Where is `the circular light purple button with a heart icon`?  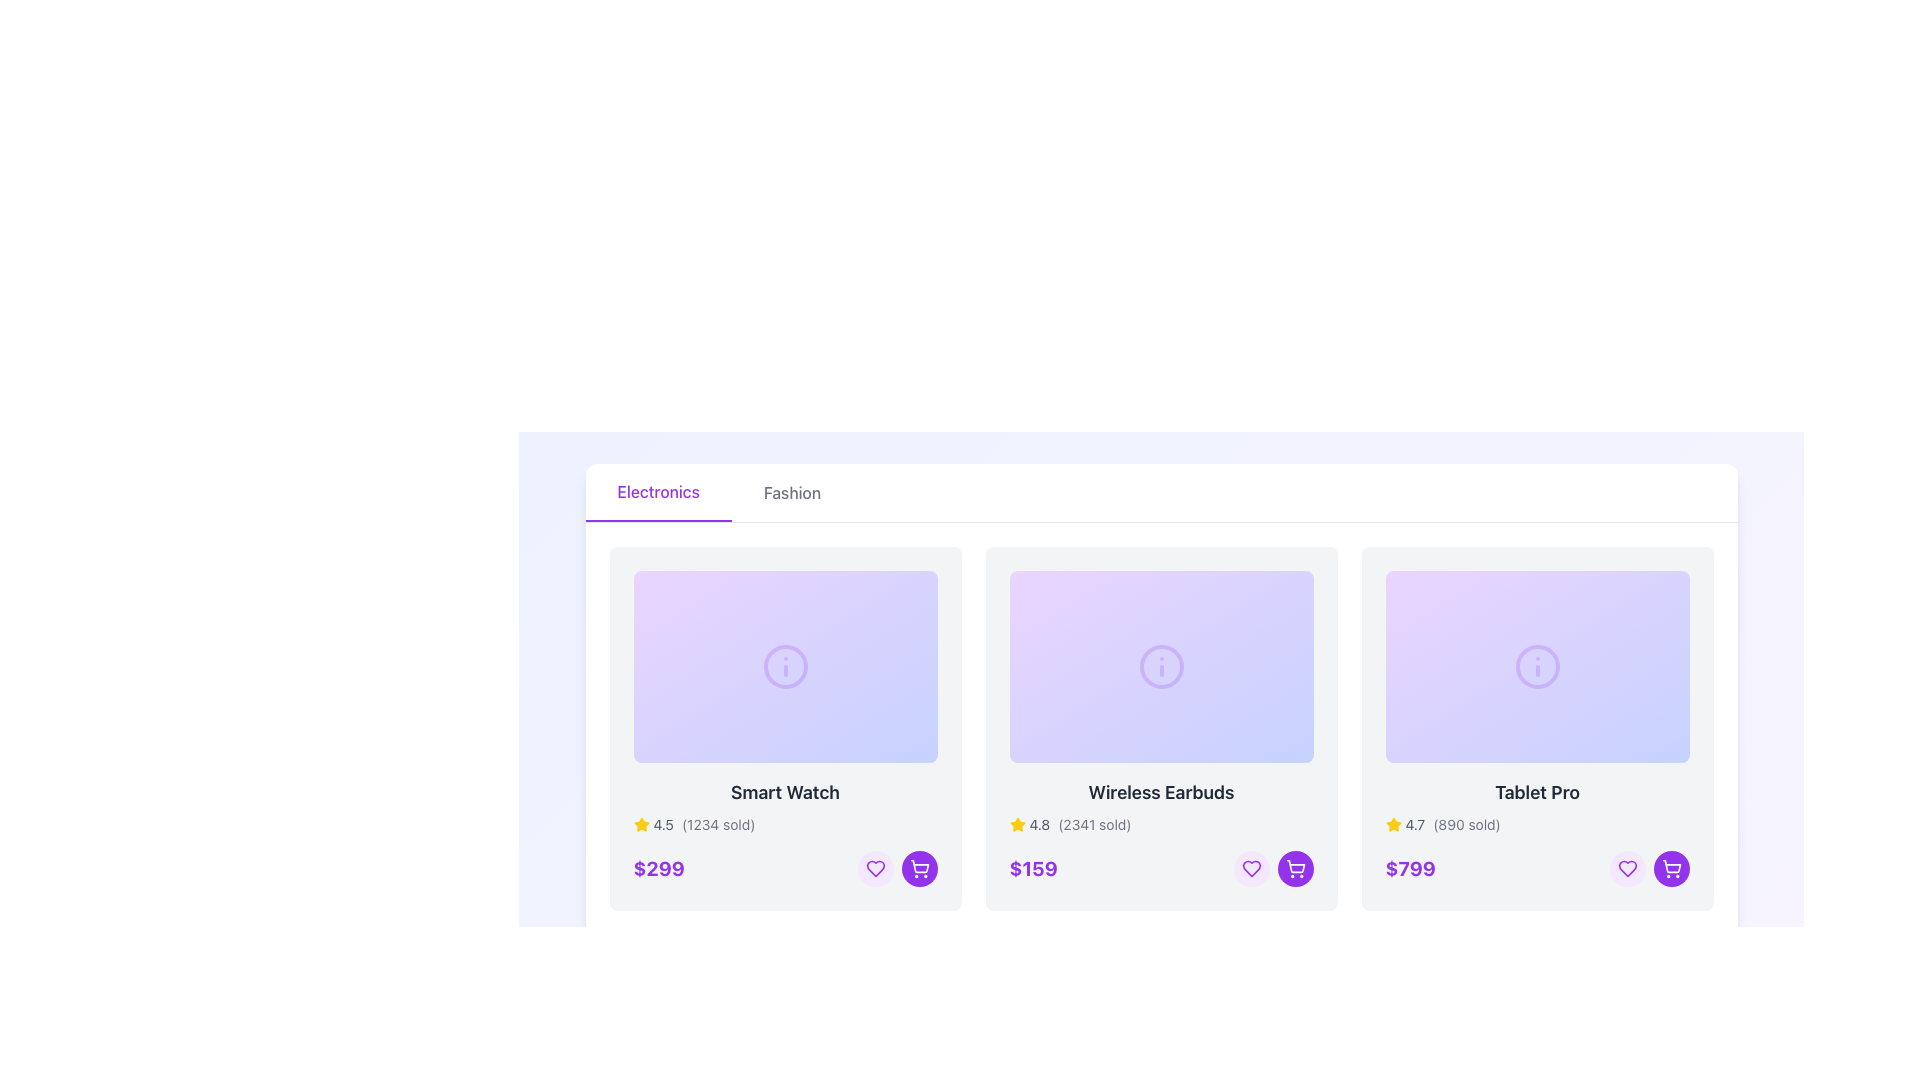 the circular light purple button with a heart icon is located at coordinates (1250, 867).